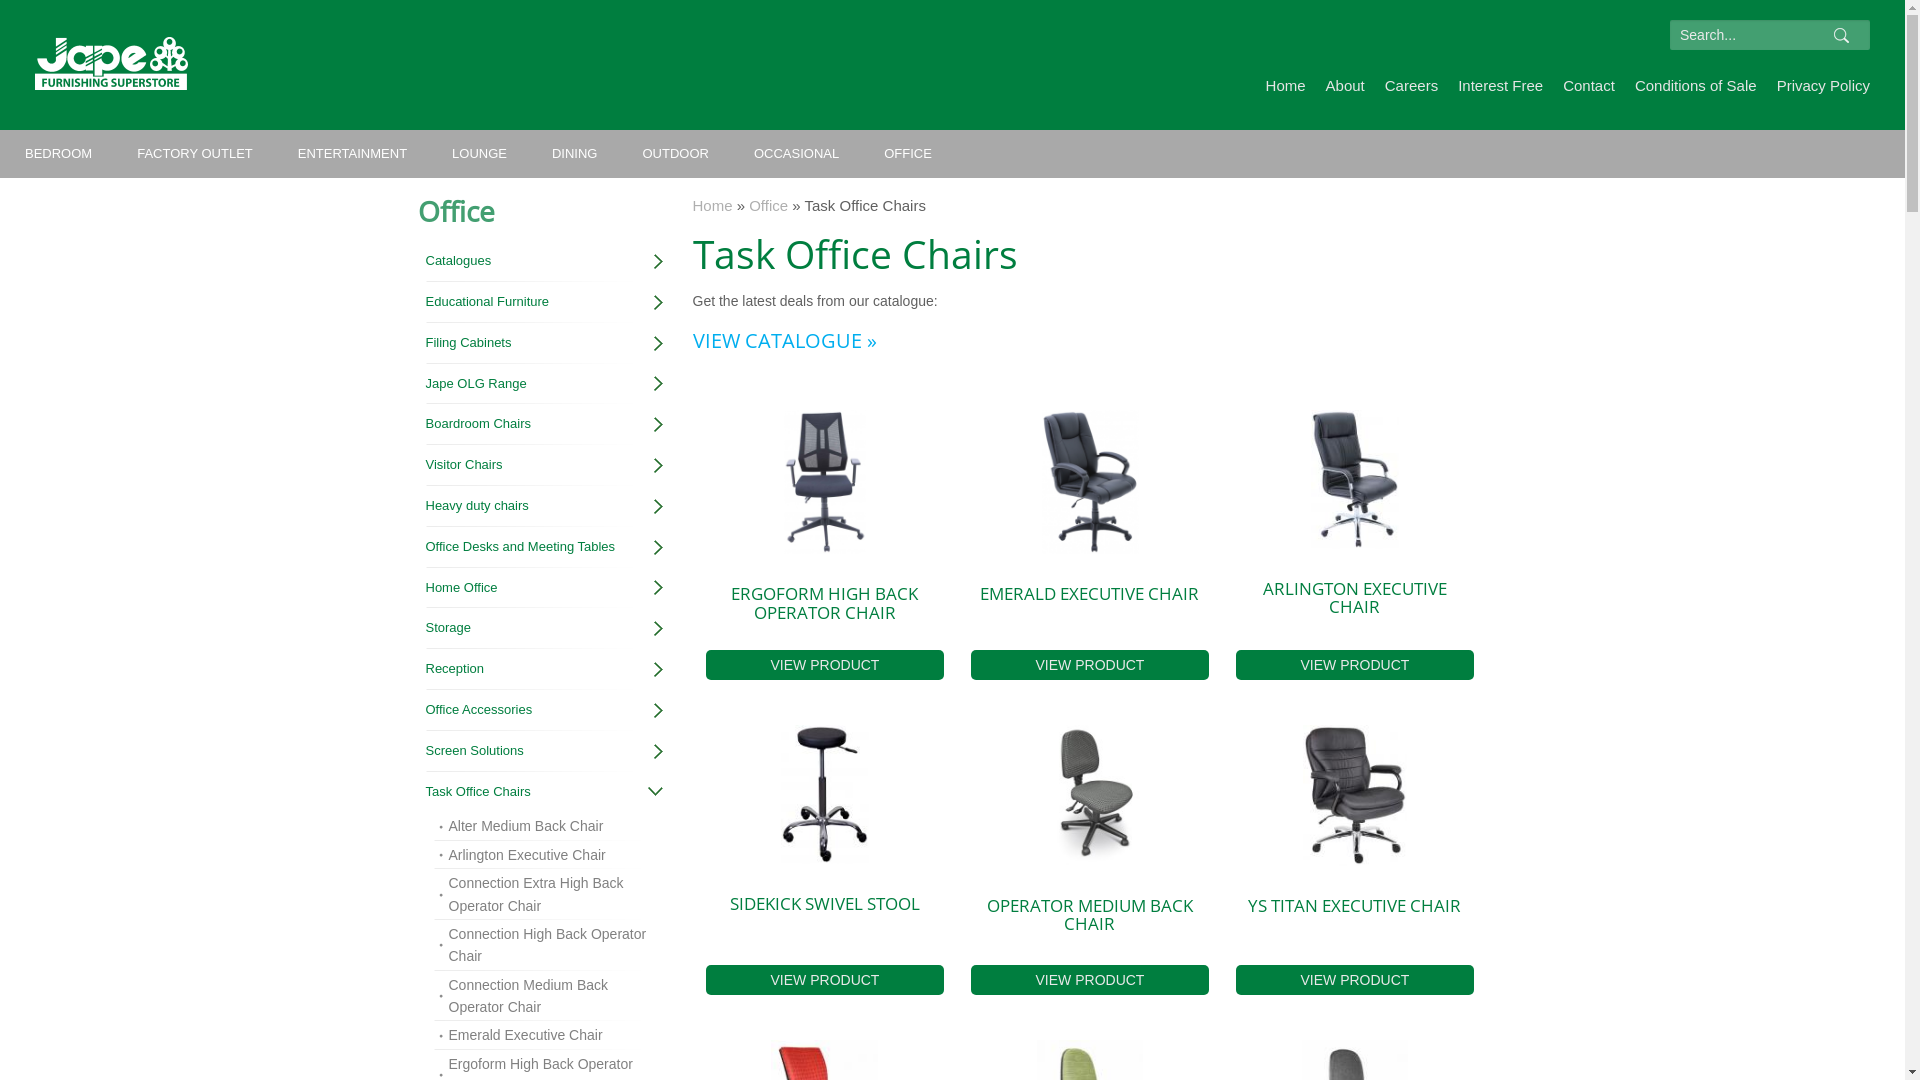 This screenshot has width=1920, height=1080. What do you see at coordinates (1635, 84) in the screenshot?
I see `'Conditions of Sale'` at bounding box center [1635, 84].